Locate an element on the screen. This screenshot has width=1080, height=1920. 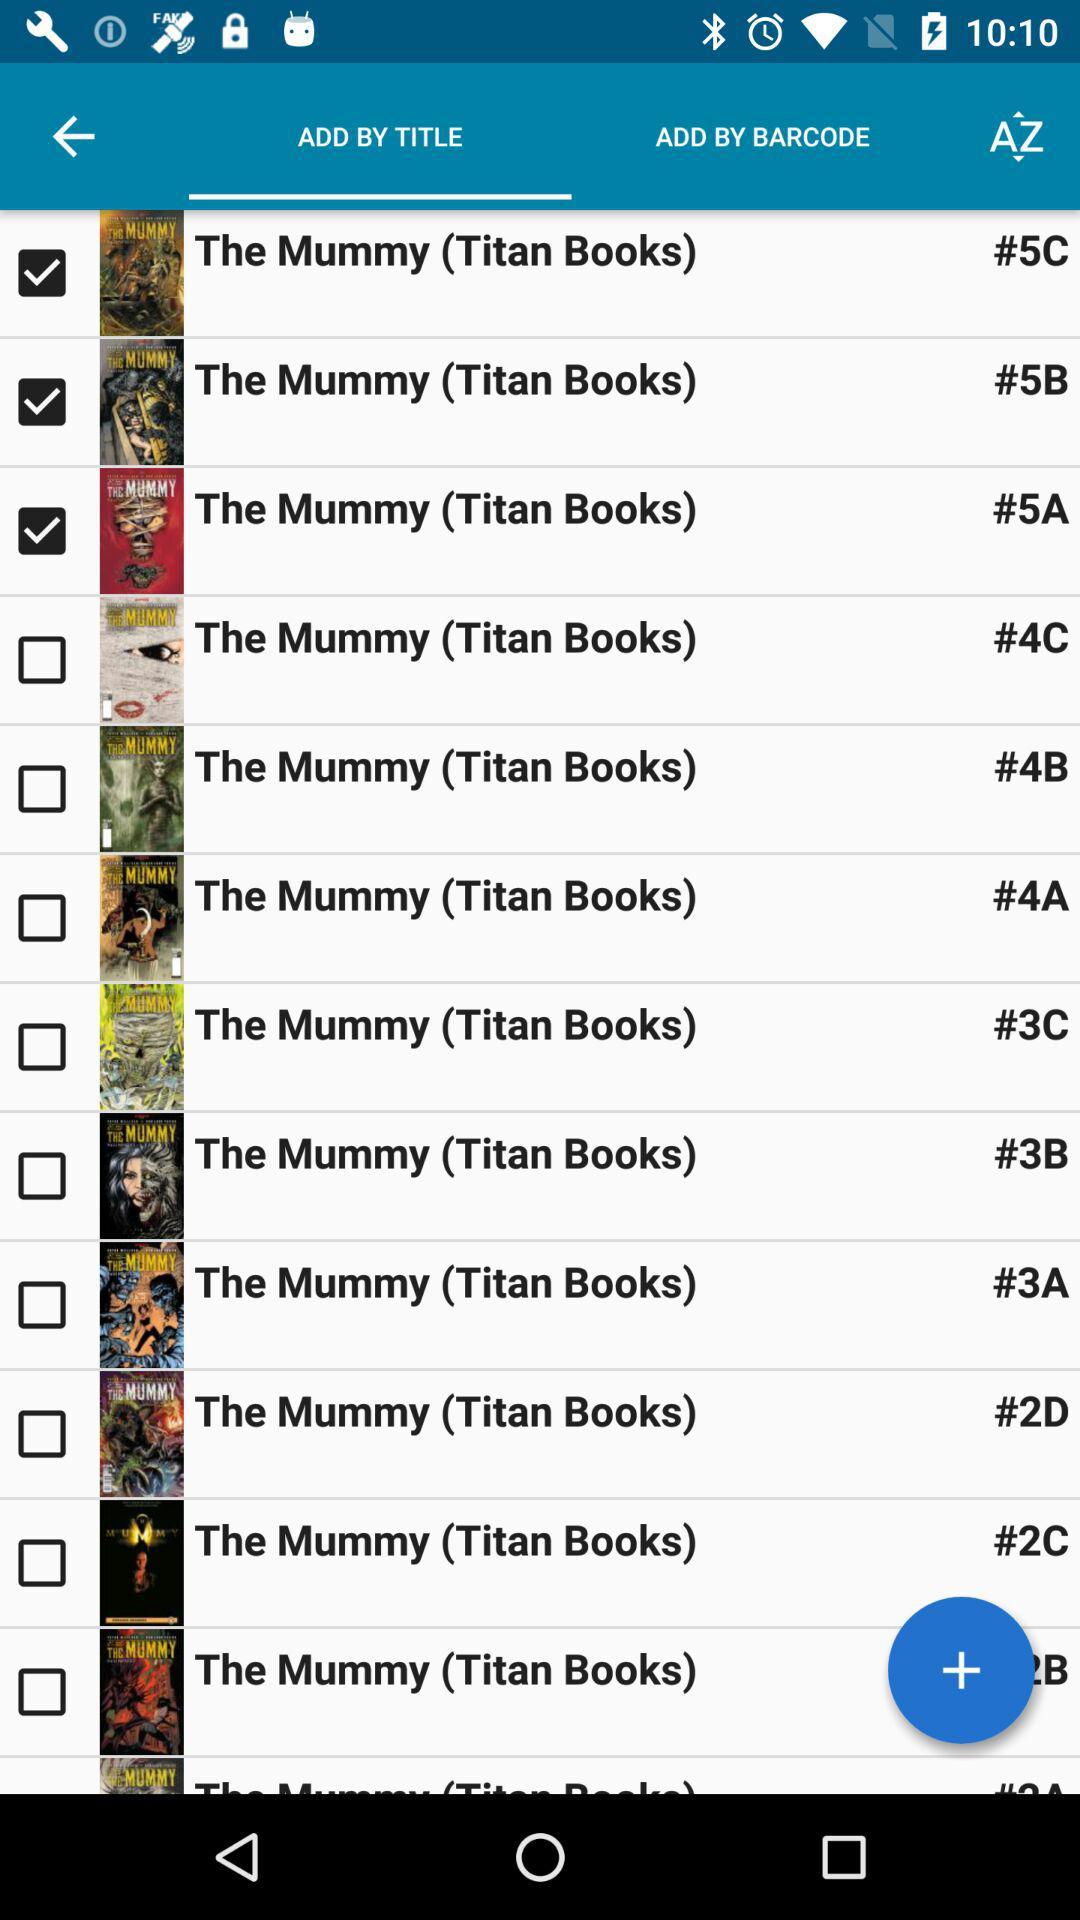
the #4b icon is located at coordinates (1031, 763).